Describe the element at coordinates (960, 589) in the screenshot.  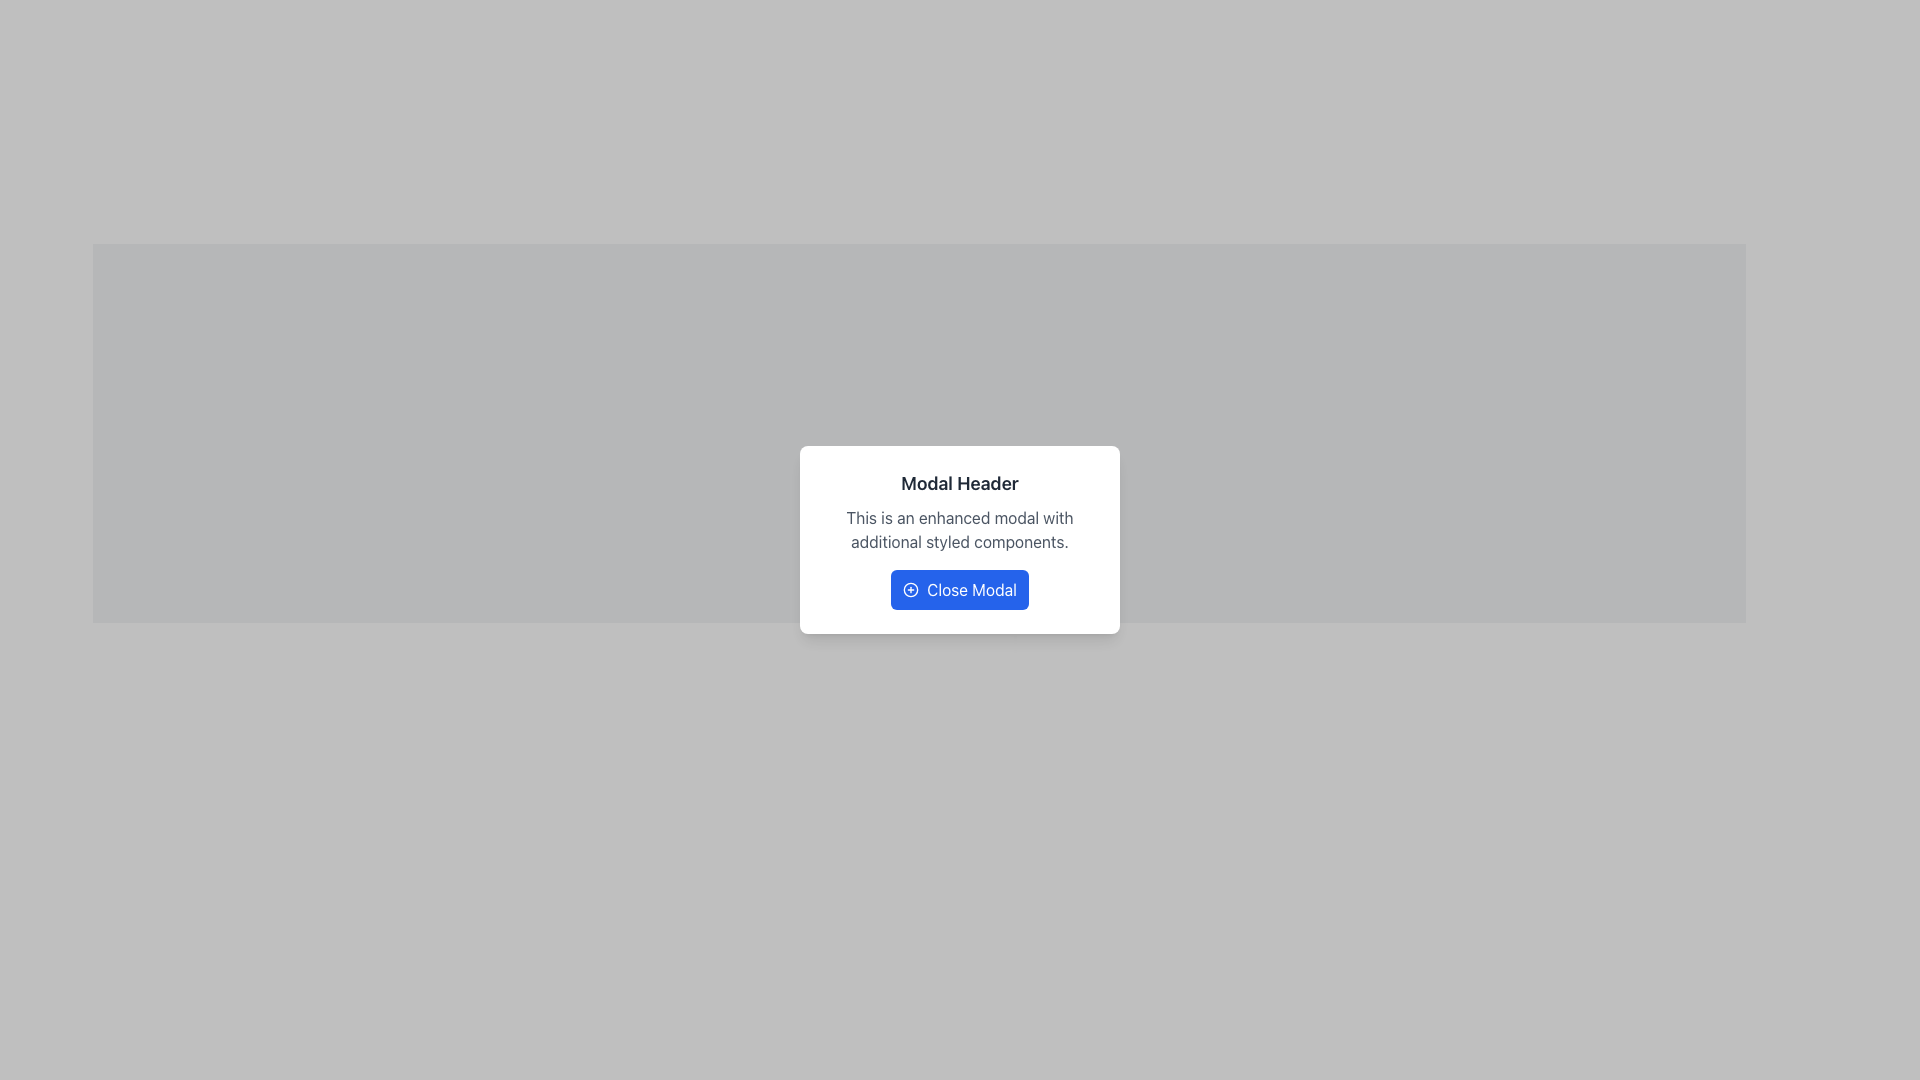
I see `the blue rectangular 'Close Modal' button with white text and a plus icon` at that location.